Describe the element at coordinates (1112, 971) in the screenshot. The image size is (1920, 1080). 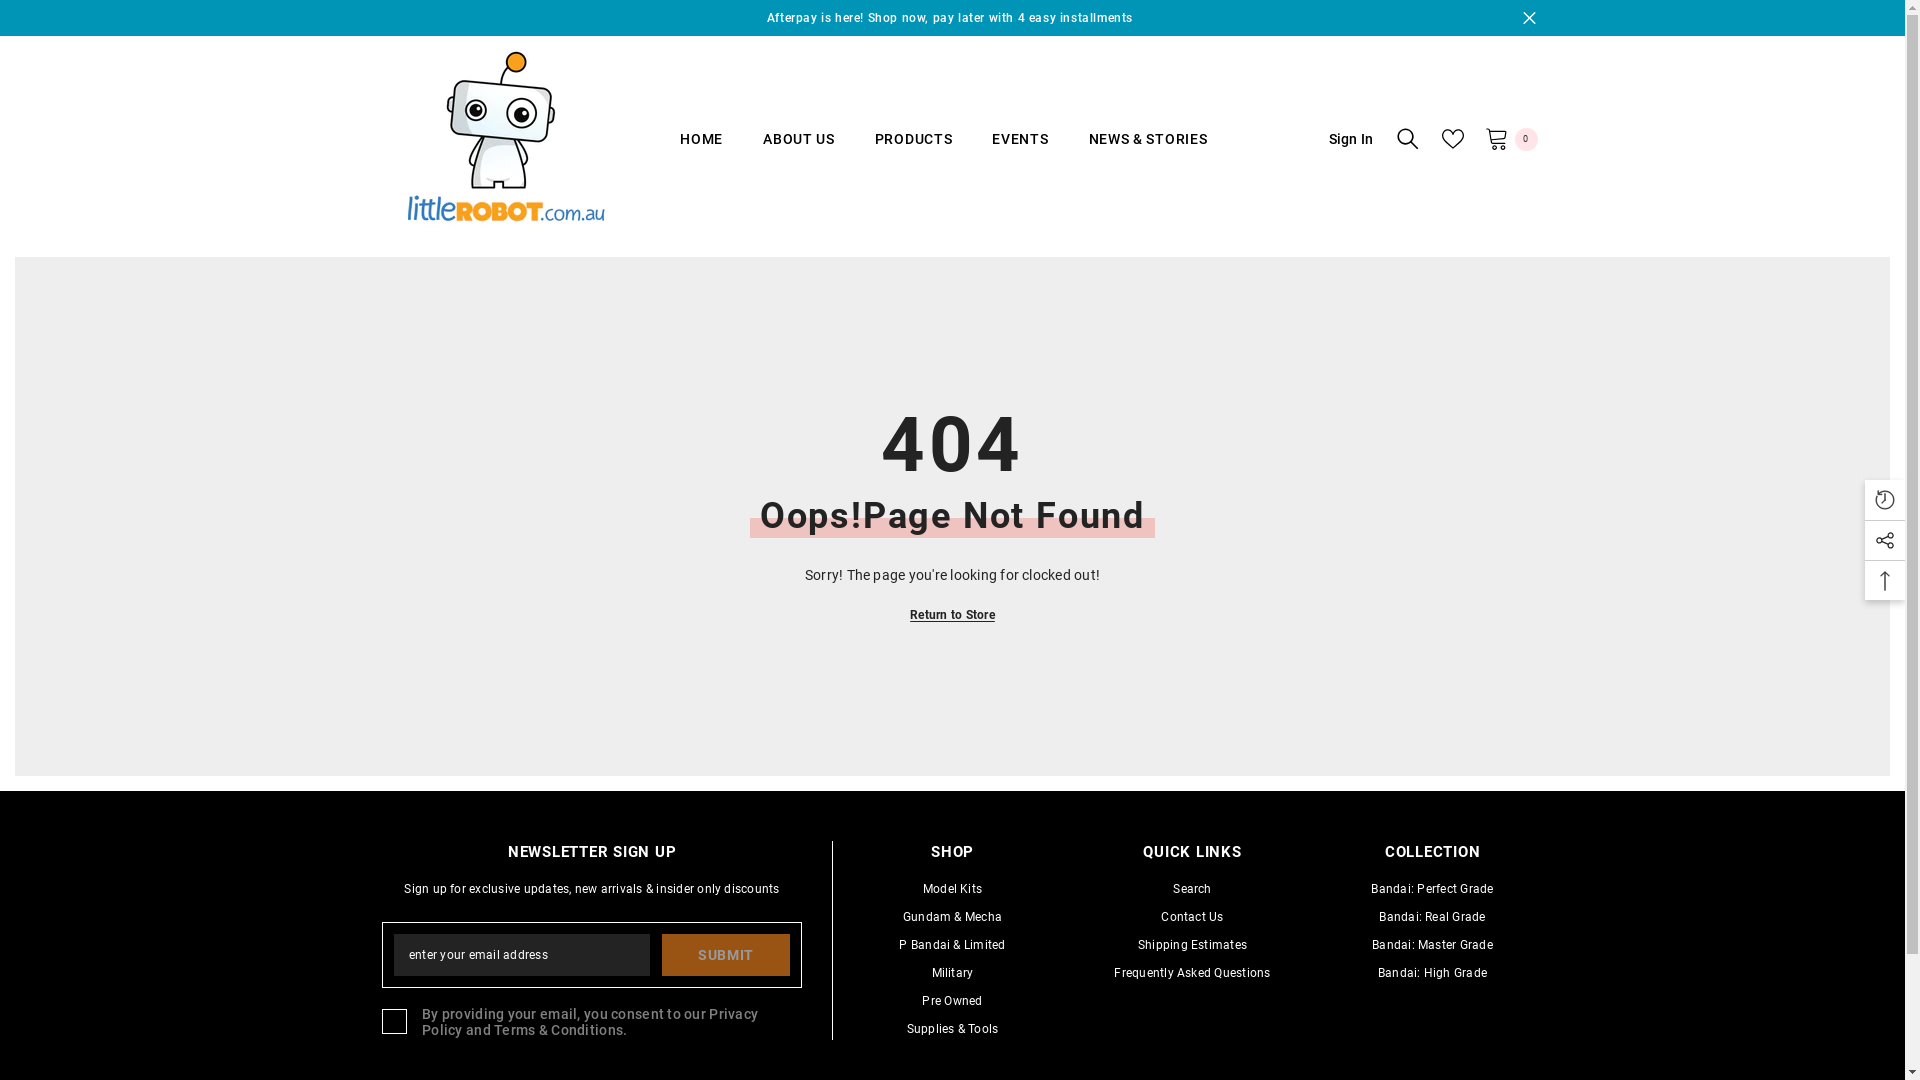
I see `'Frequently Asked Questions'` at that location.